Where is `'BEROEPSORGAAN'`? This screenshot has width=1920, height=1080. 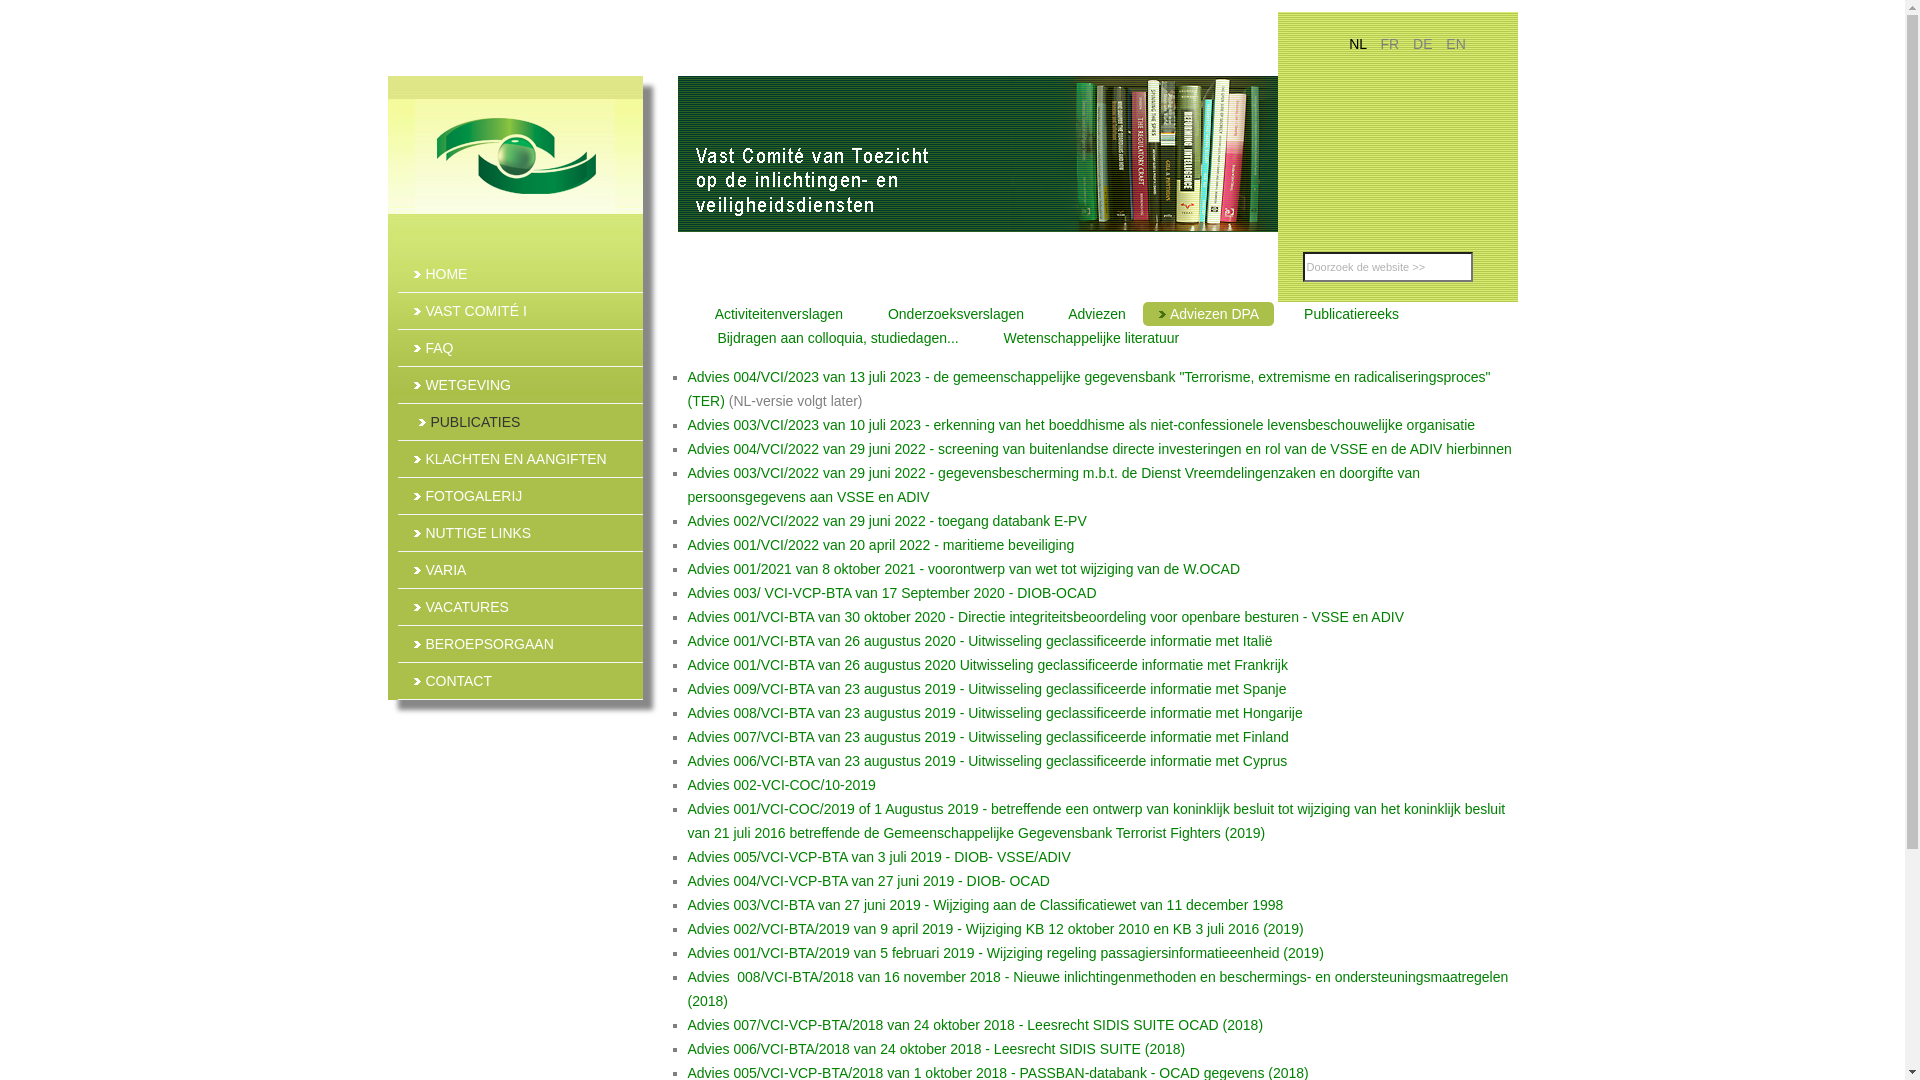 'BEROEPSORGAAN' is located at coordinates (398, 644).